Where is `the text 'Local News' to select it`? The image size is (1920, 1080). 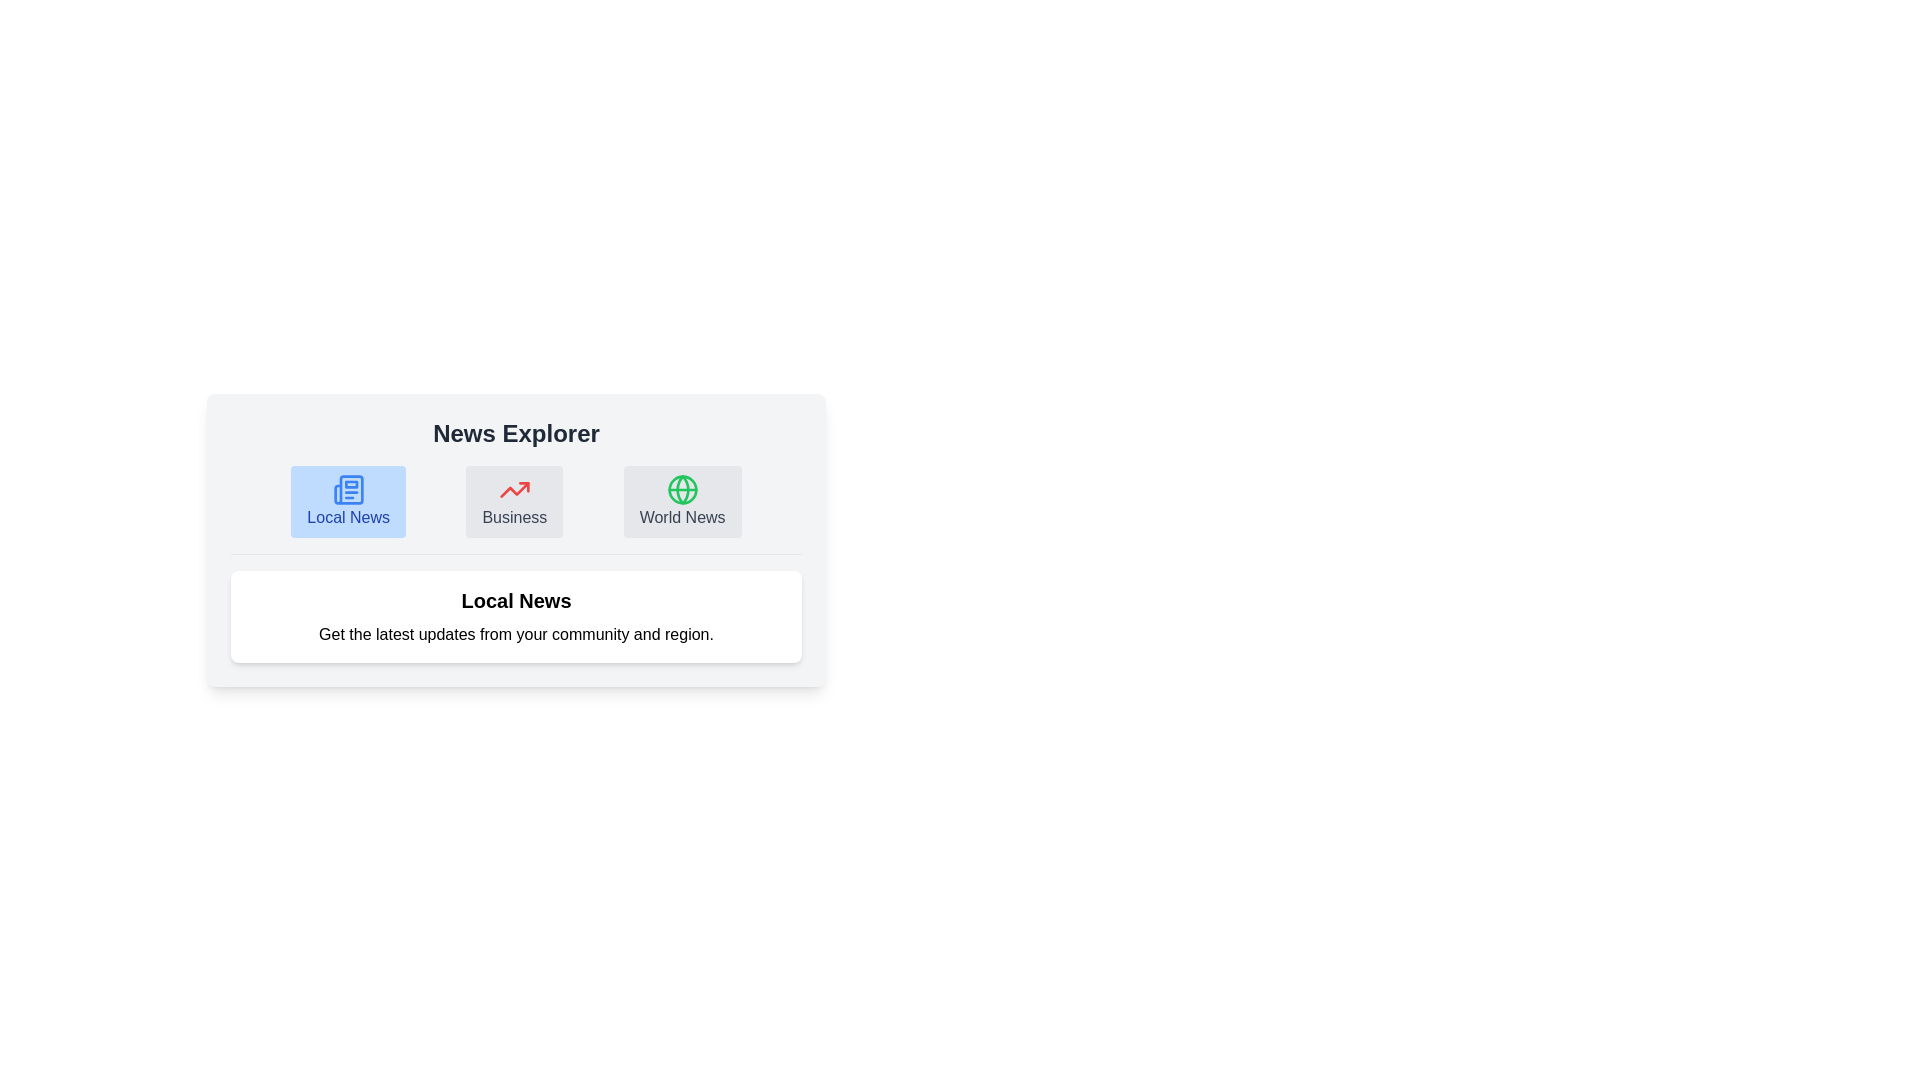
the text 'Local News' to select it is located at coordinates (348, 500).